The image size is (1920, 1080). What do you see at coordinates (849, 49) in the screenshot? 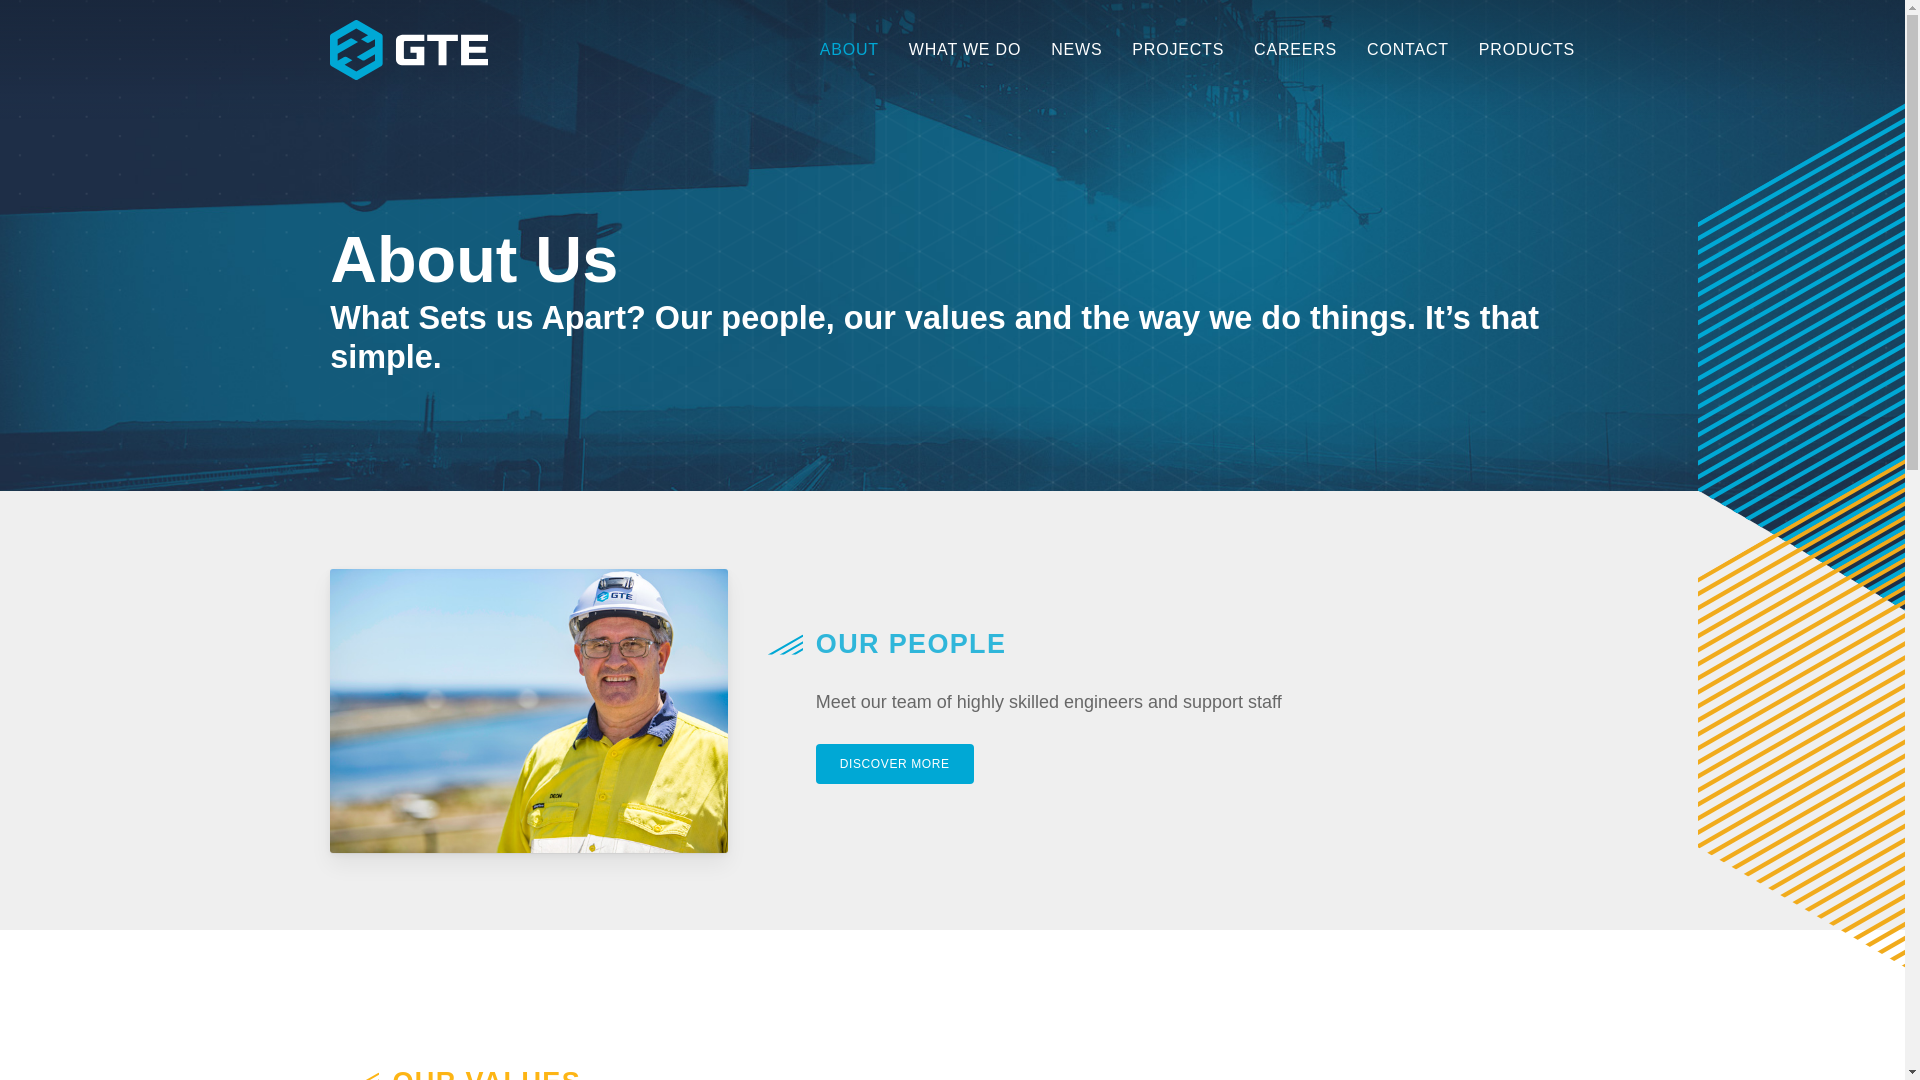
I see `'ABOUT'` at bounding box center [849, 49].